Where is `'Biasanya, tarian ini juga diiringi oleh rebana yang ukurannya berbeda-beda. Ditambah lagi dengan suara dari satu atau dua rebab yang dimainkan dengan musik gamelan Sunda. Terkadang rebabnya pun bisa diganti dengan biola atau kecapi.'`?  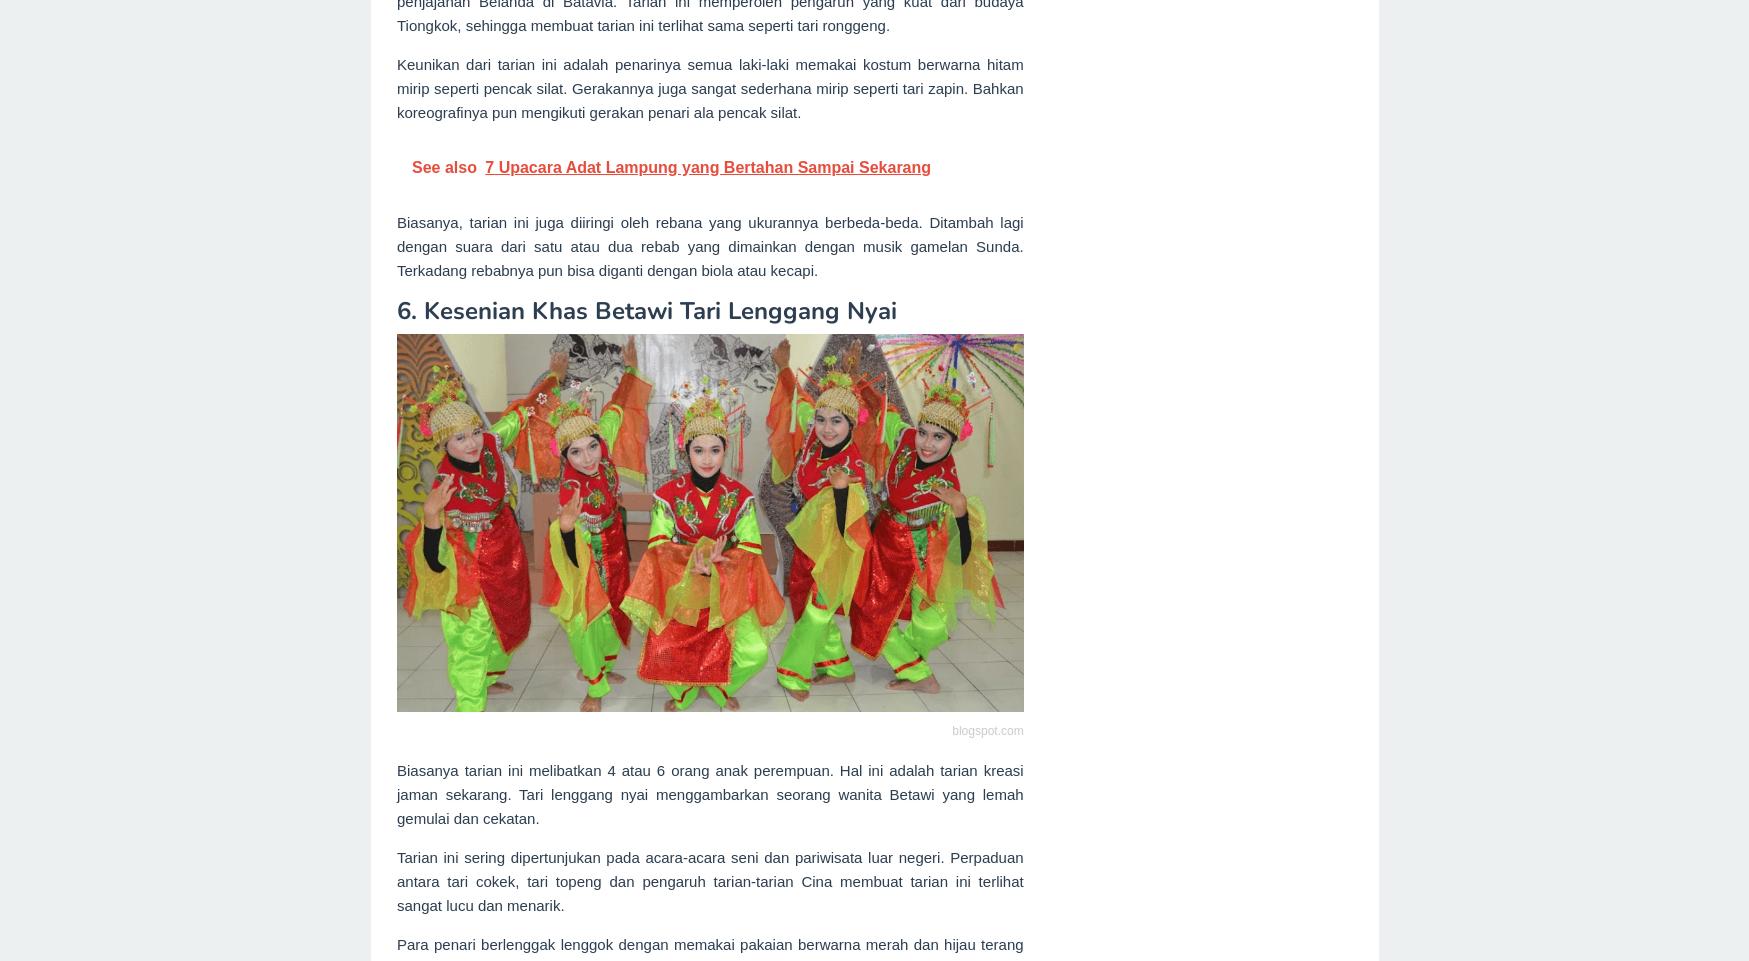
'Biasanya, tarian ini juga diiringi oleh rebana yang ukurannya berbeda-beda. Ditambah lagi dengan suara dari satu atau dua rebab yang dimainkan dengan musik gamelan Sunda. Terkadang rebabnya pun bisa diganti dengan biola atau kecapi.' is located at coordinates (708, 244).